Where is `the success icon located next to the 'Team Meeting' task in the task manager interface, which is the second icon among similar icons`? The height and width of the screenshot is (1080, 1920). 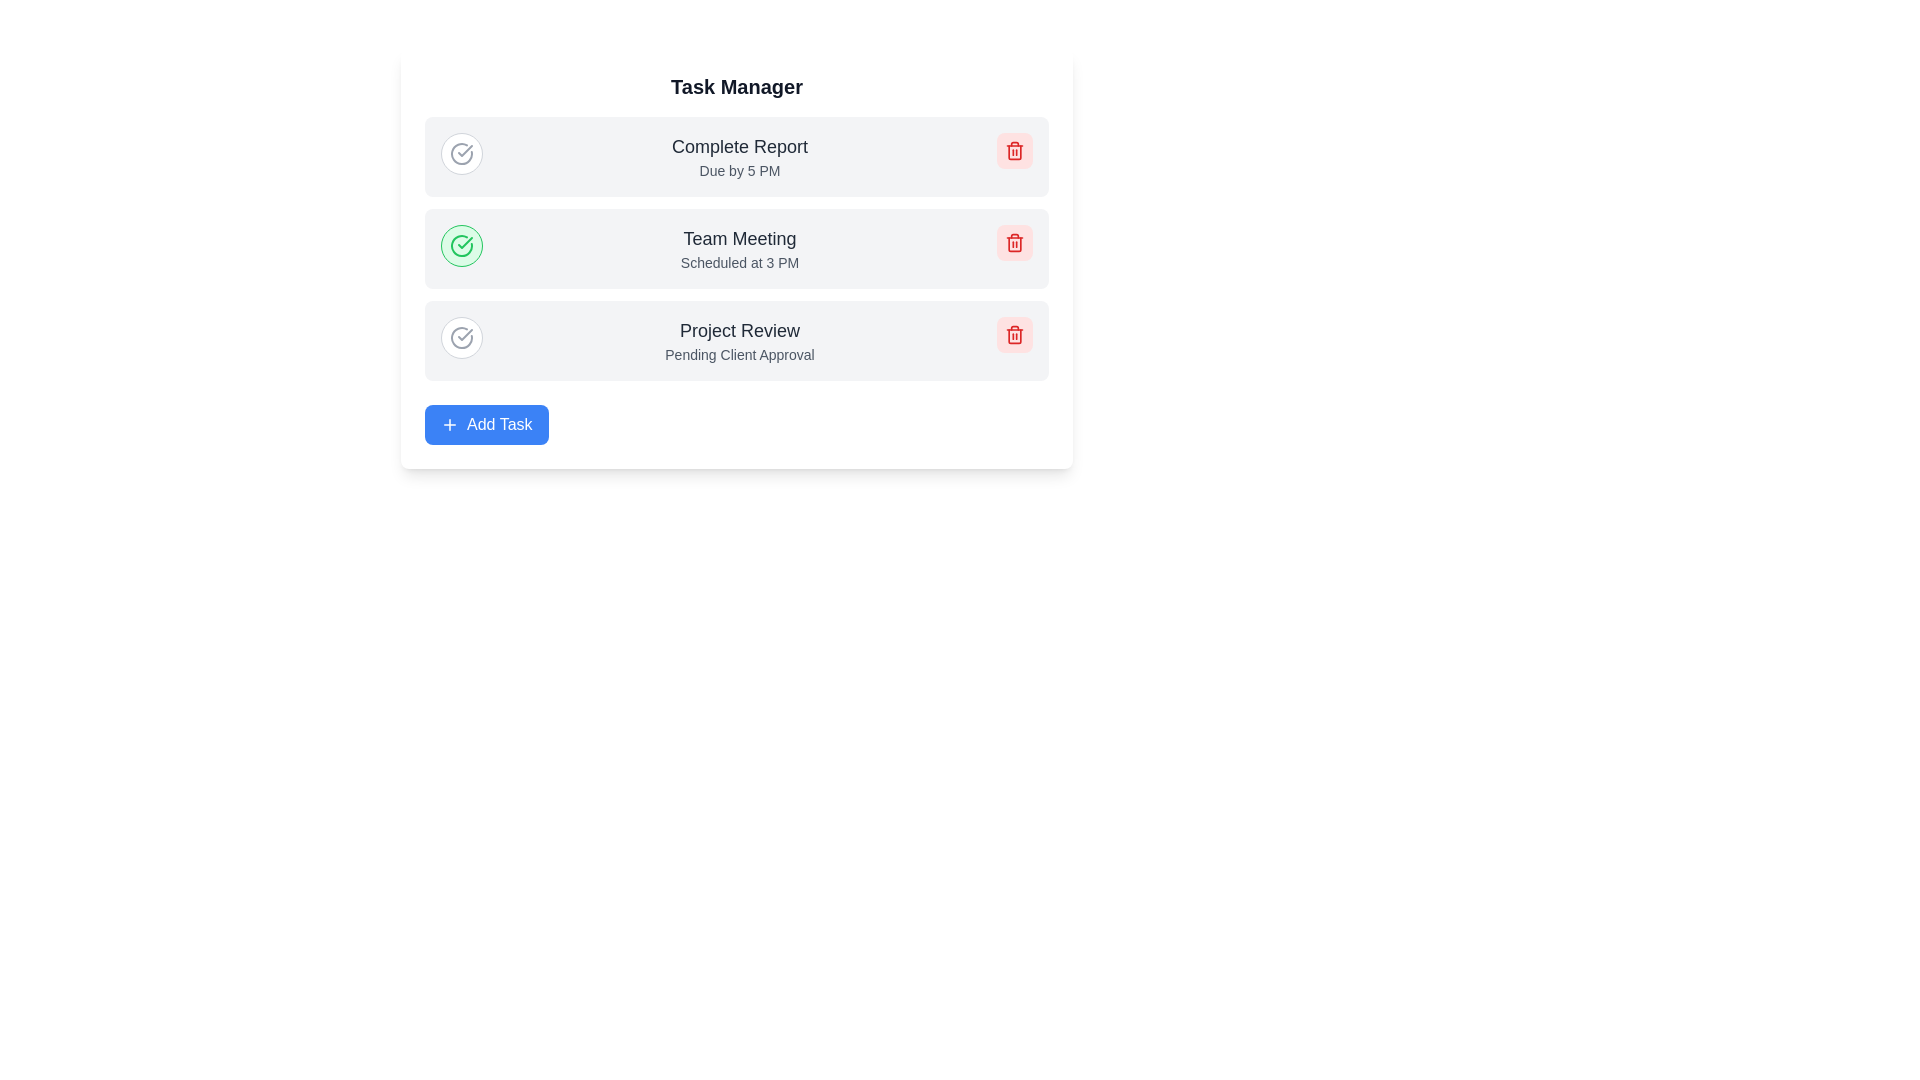 the success icon located next to the 'Team Meeting' task in the task manager interface, which is the second icon among similar icons is located at coordinates (460, 245).